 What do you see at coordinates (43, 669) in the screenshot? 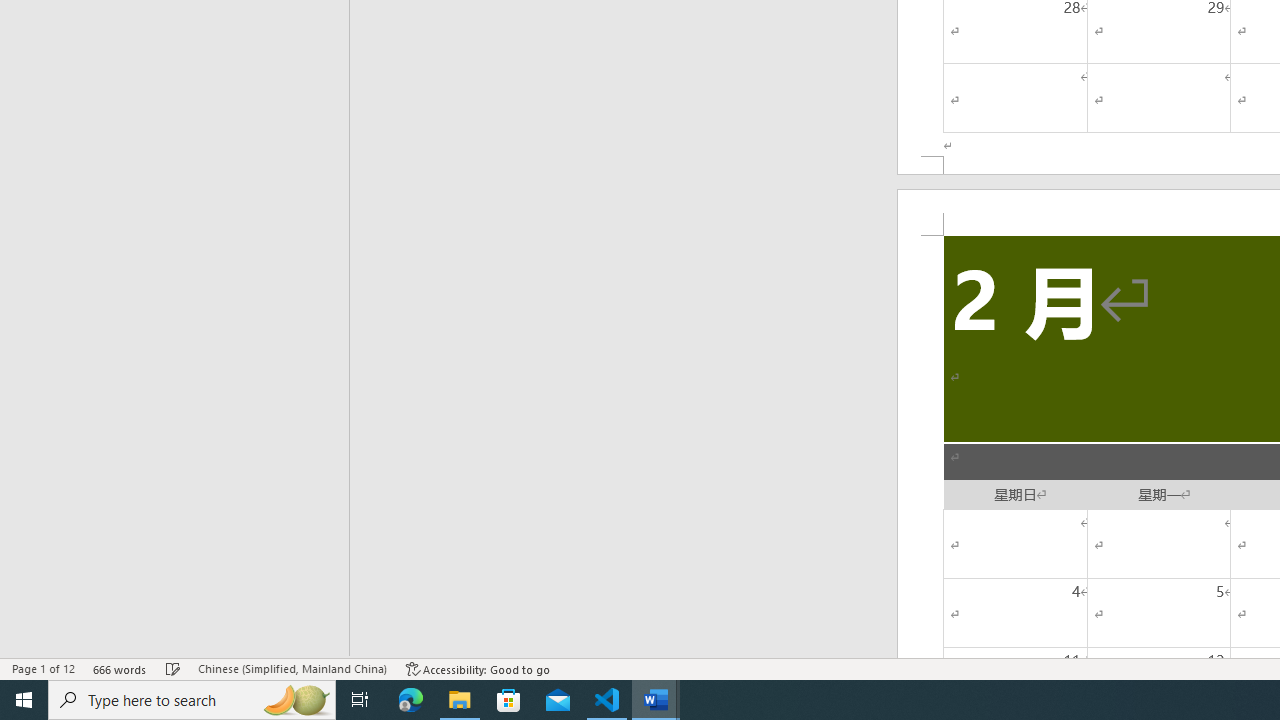
I see `'Page Number Page 1 of 12'` at bounding box center [43, 669].